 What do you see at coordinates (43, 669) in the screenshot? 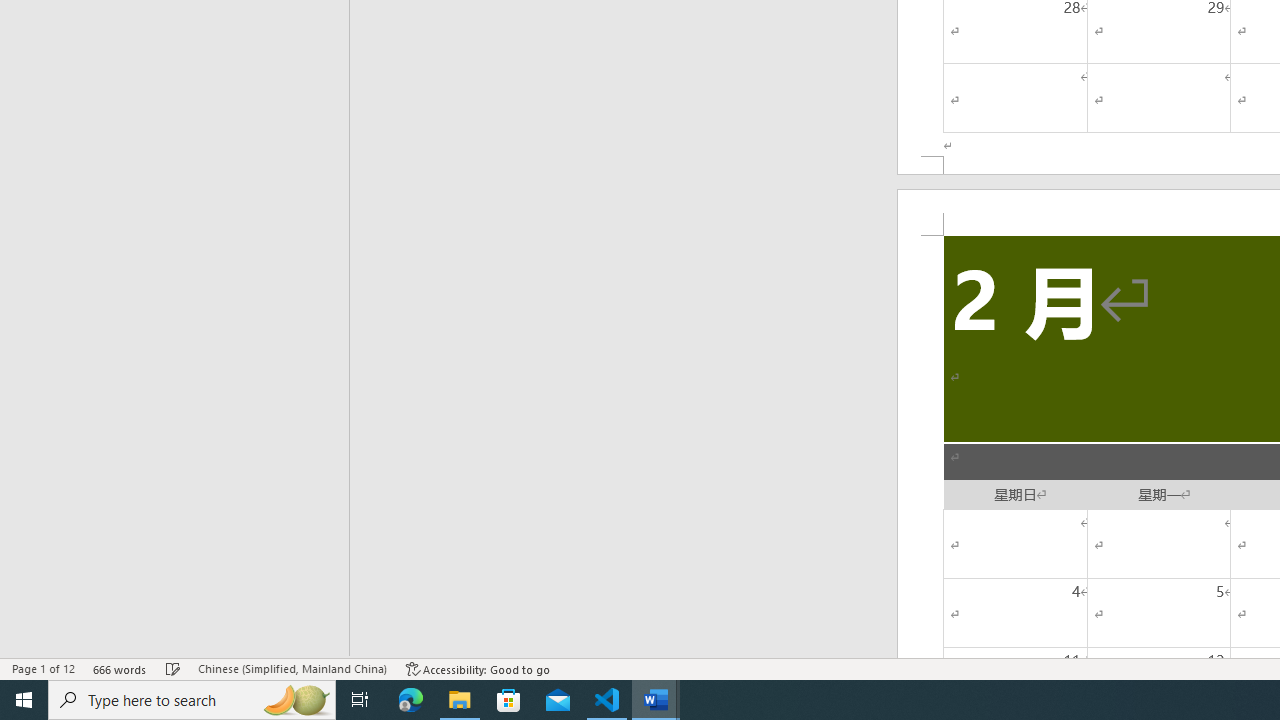
I see `'Page Number Page 1 of 12'` at bounding box center [43, 669].